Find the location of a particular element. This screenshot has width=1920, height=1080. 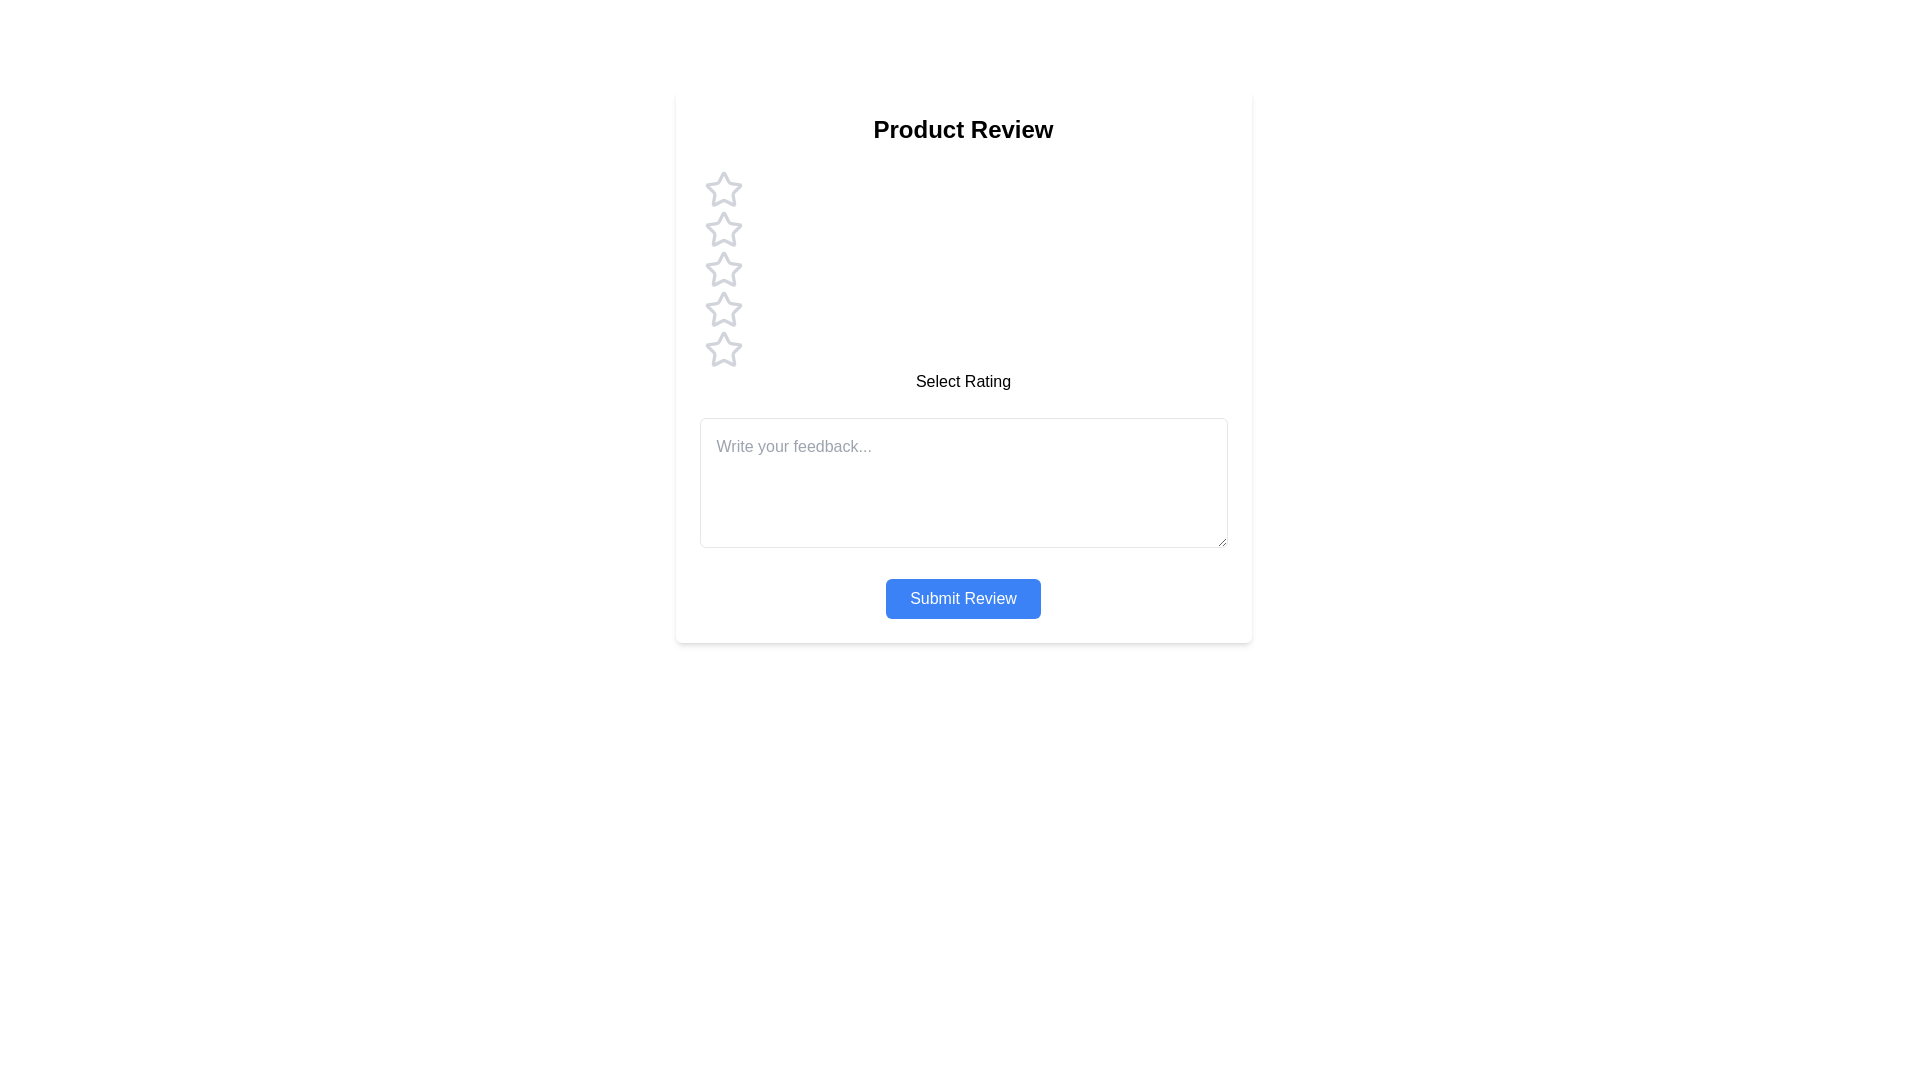

the third star in the five-star rating control to indicate a mid-level rating for the product review is located at coordinates (722, 268).